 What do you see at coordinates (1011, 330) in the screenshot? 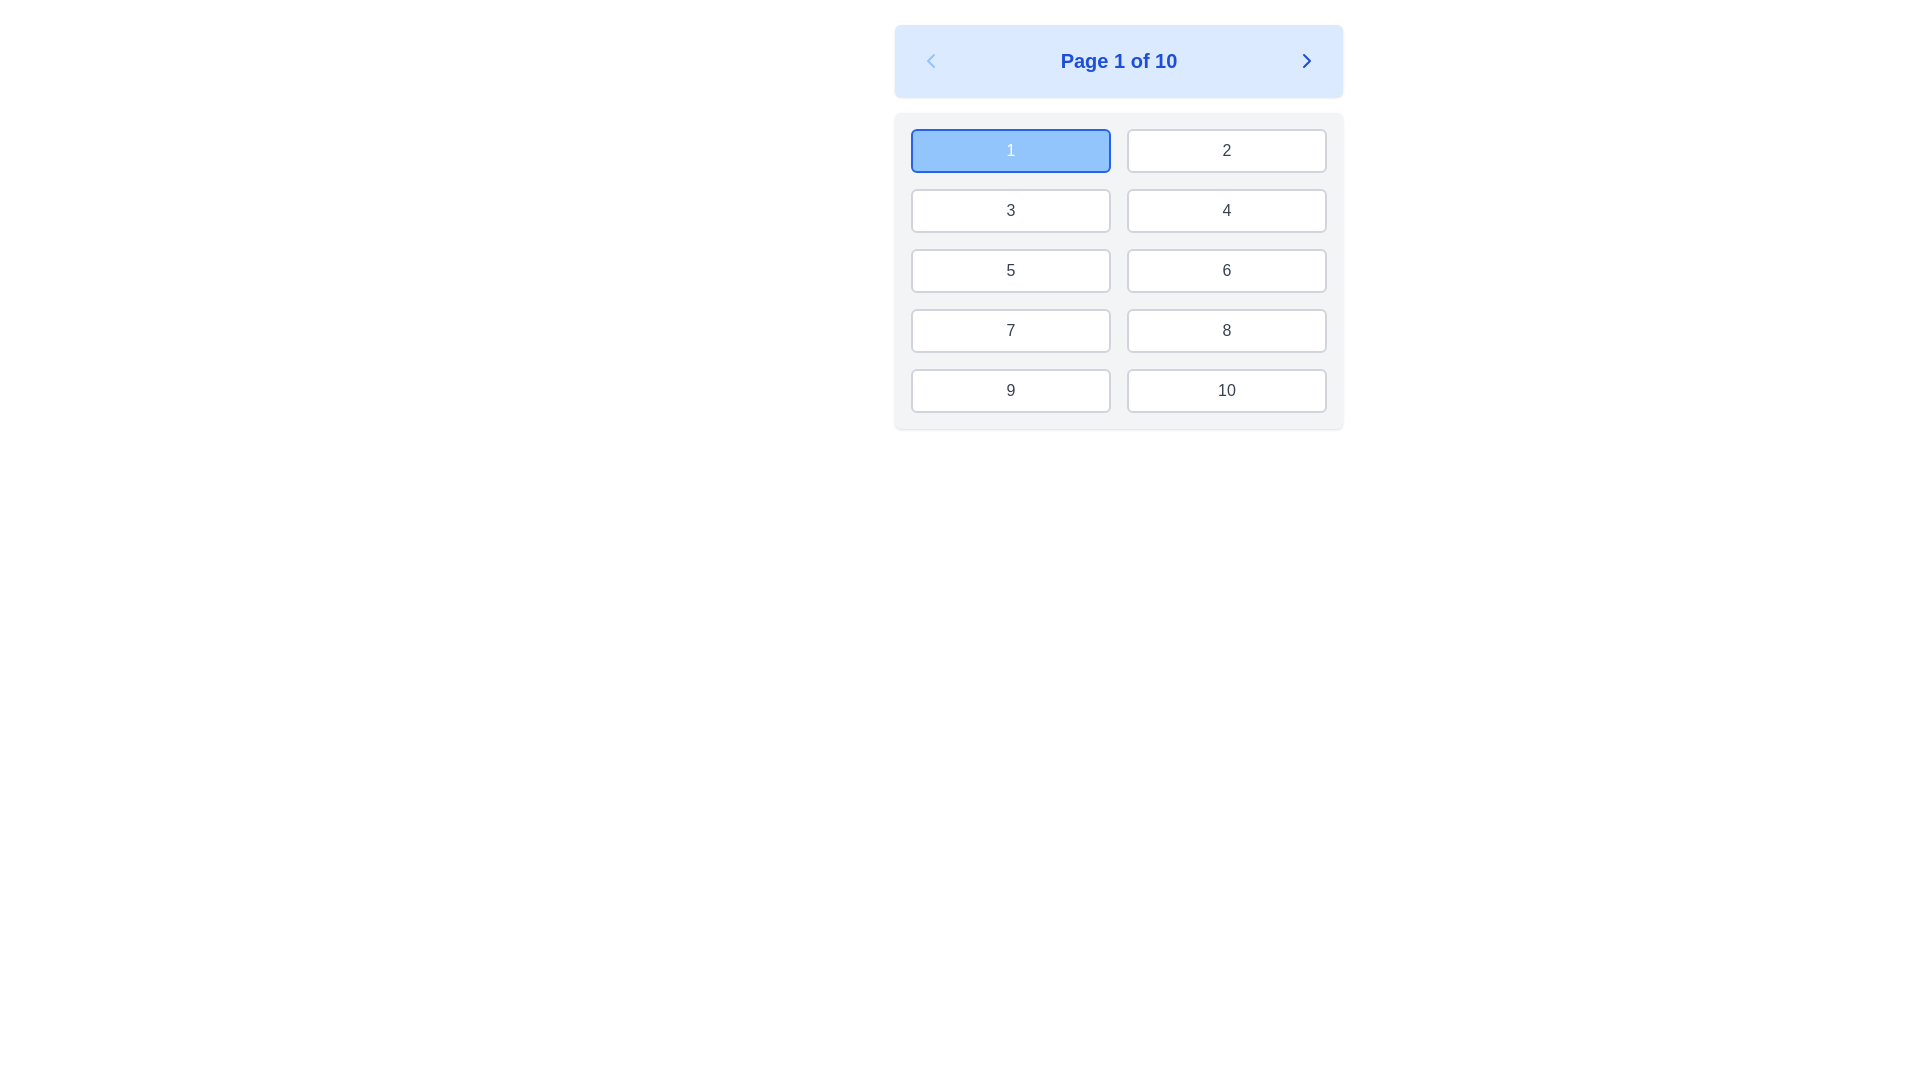
I see `the pagination button located in the grid under 'Page 1 of 10' in the third row, first column, allowing for keyboard navigation` at bounding box center [1011, 330].